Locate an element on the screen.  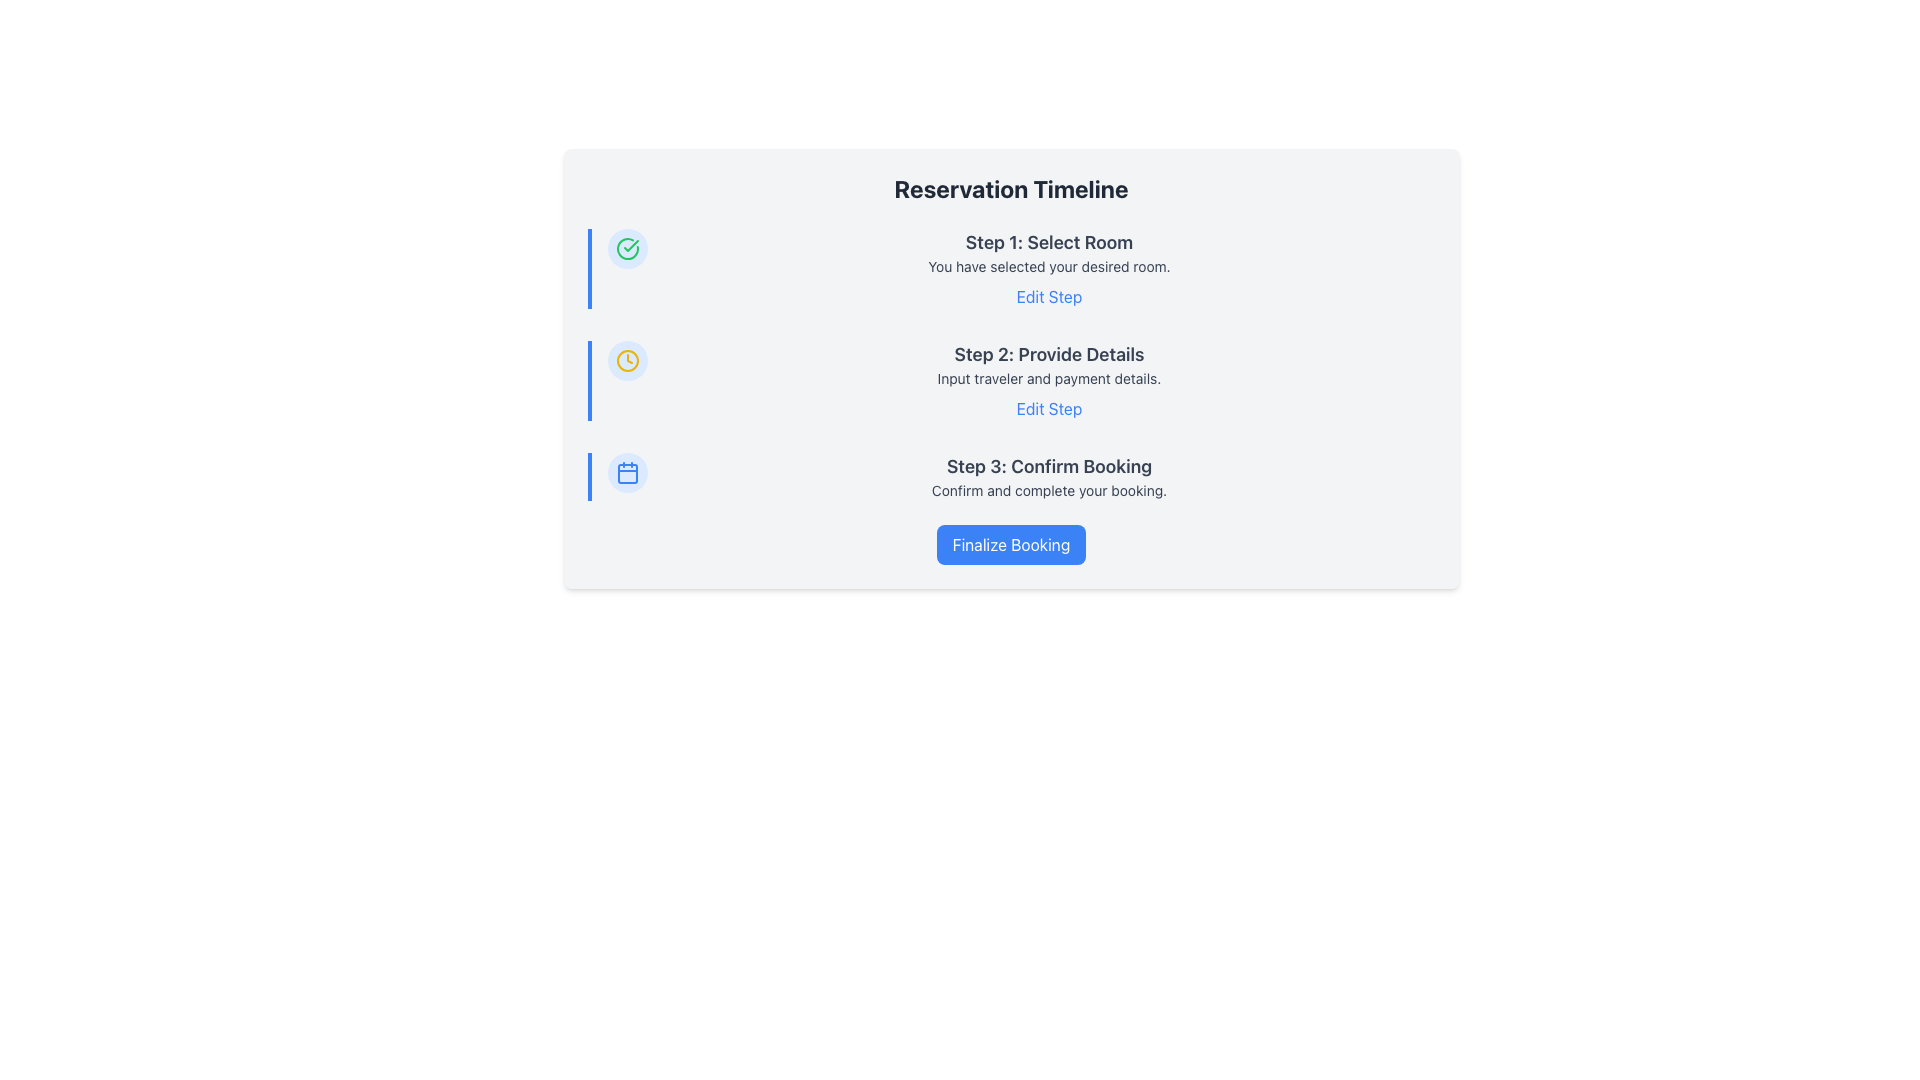
the heading 'Step 1: Select Room' is located at coordinates (1048, 242).